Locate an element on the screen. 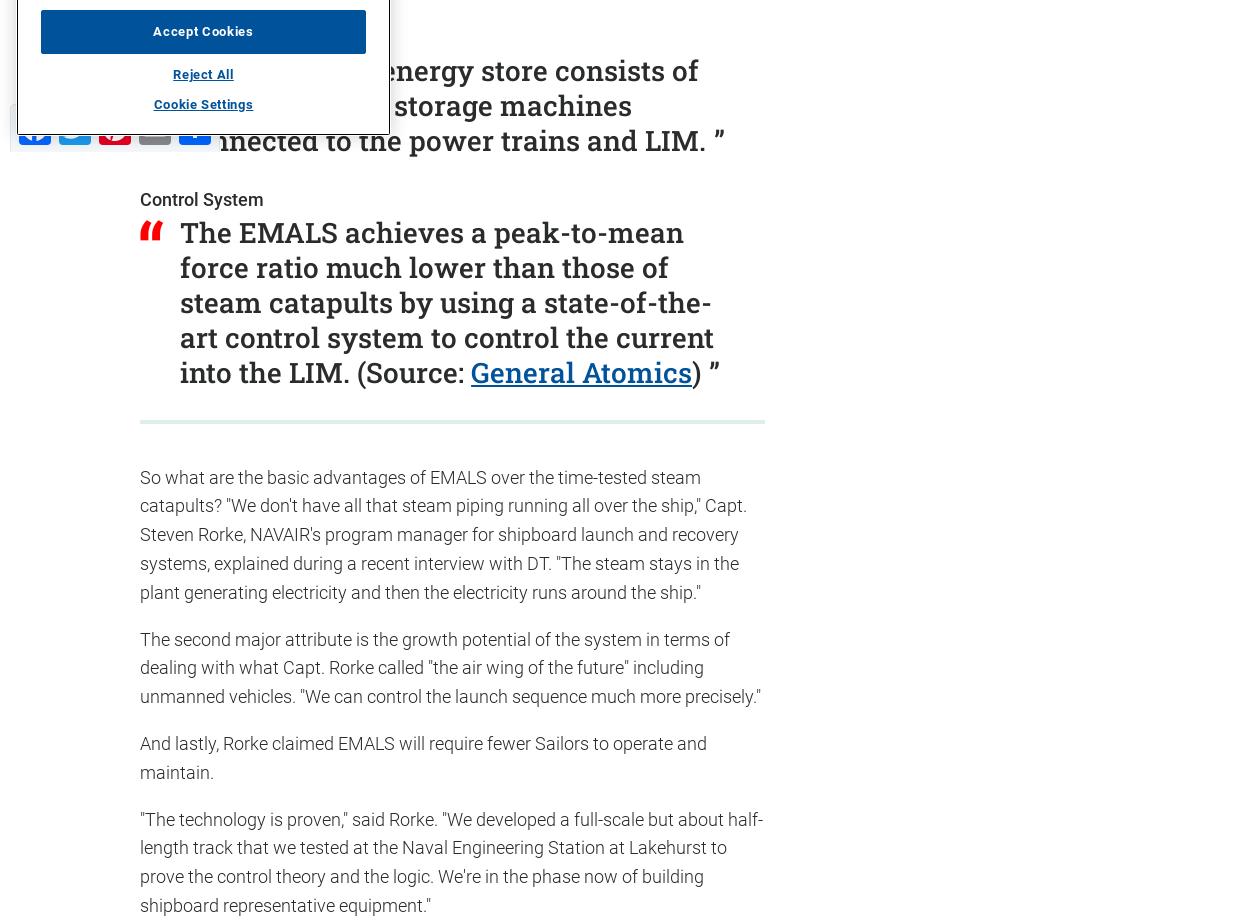  'General Atomics' is located at coordinates (580, 371).